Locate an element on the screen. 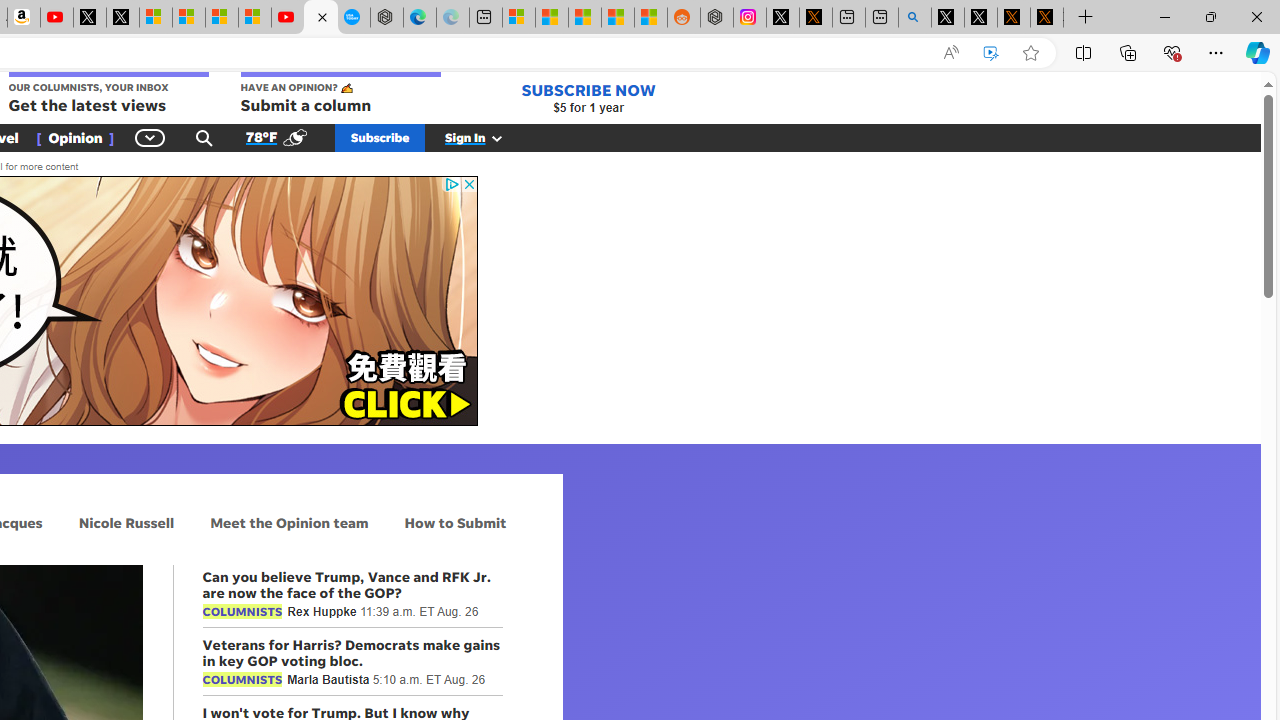  'Gloom - YouTube' is located at coordinates (287, 17).